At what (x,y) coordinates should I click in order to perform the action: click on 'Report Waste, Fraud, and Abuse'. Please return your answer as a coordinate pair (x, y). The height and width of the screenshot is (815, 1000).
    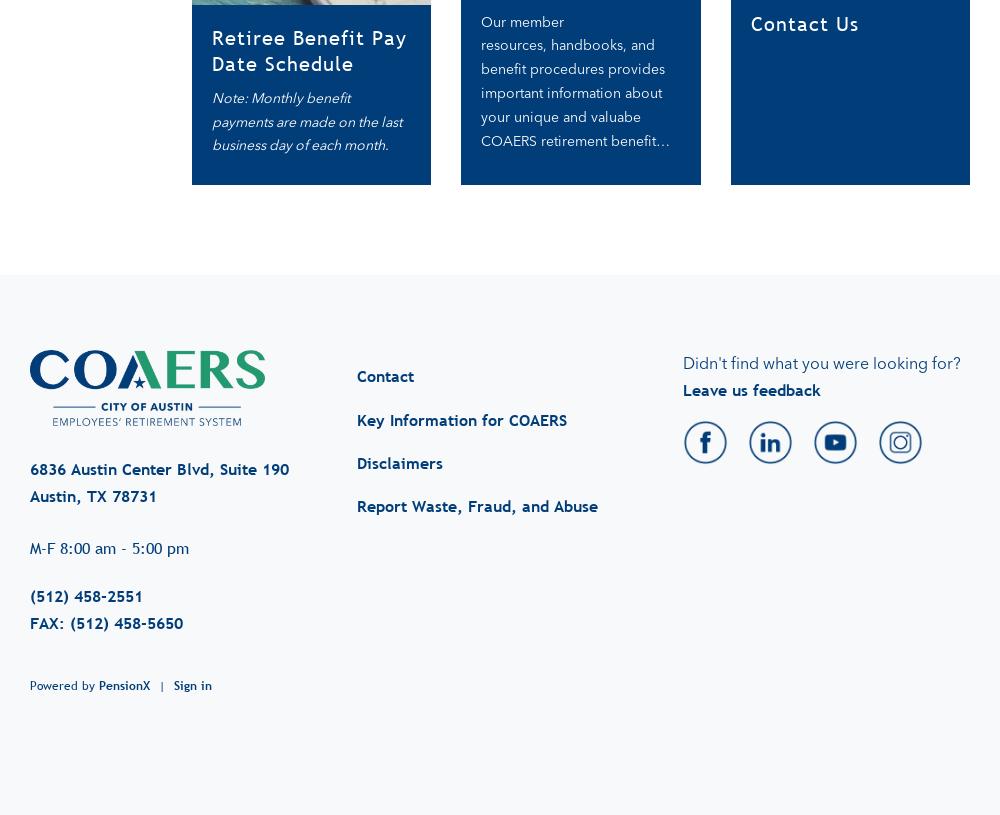
    Looking at the image, I should click on (355, 486).